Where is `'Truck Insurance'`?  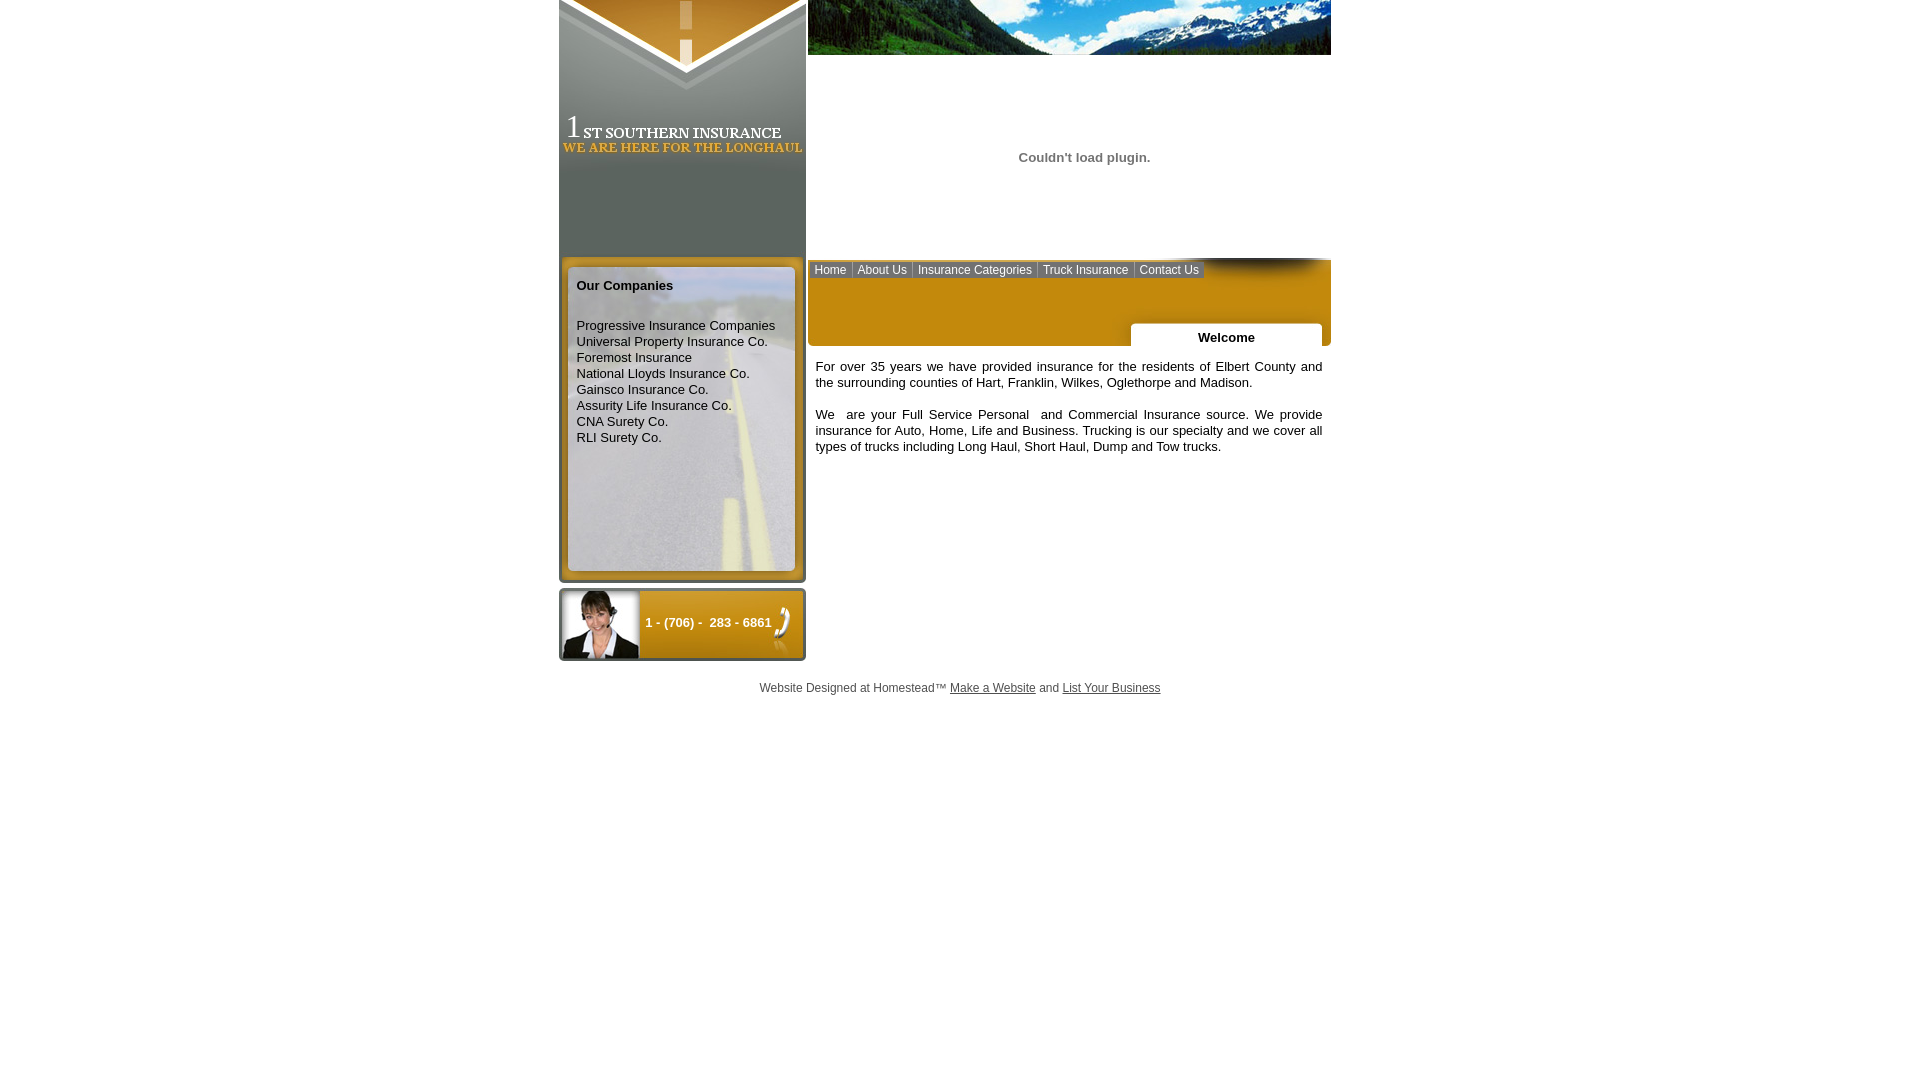
'Truck Insurance' is located at coordinates (1084, 272).